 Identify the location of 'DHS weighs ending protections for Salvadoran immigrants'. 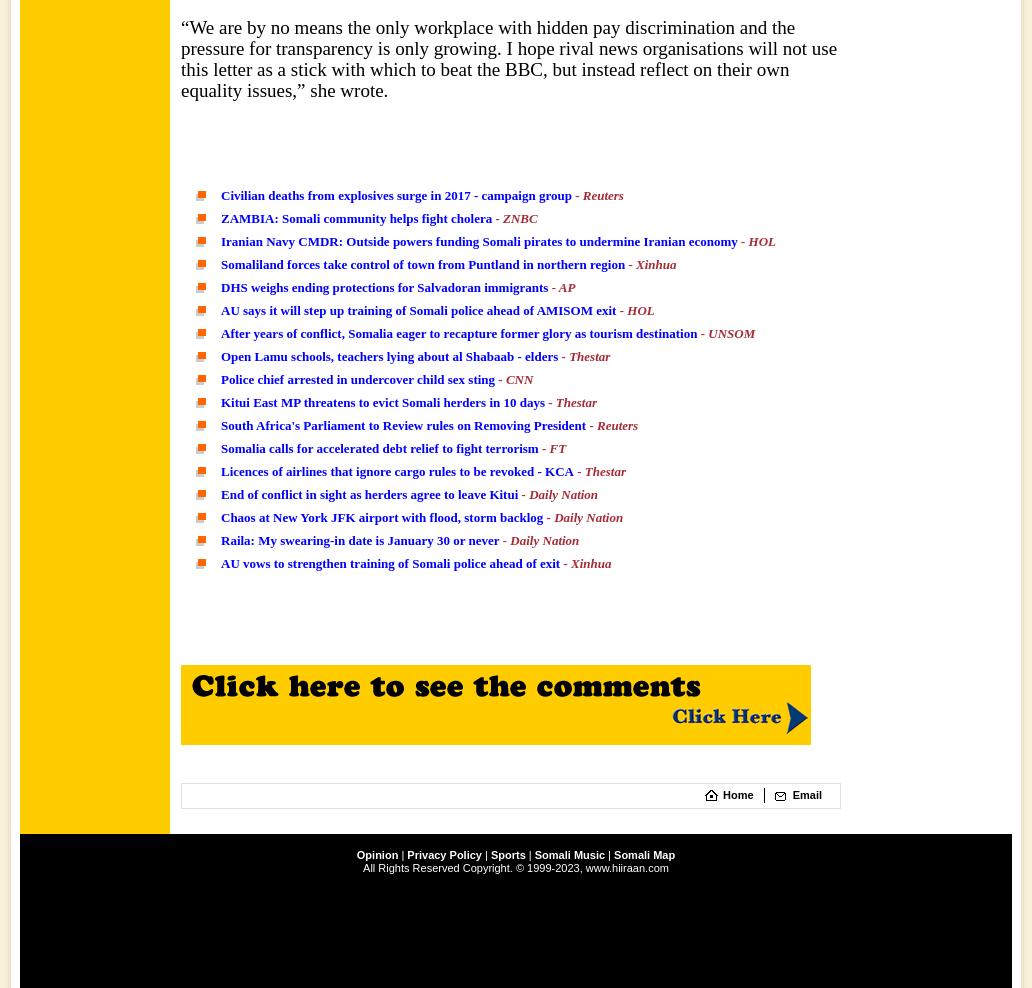
(384, 286).